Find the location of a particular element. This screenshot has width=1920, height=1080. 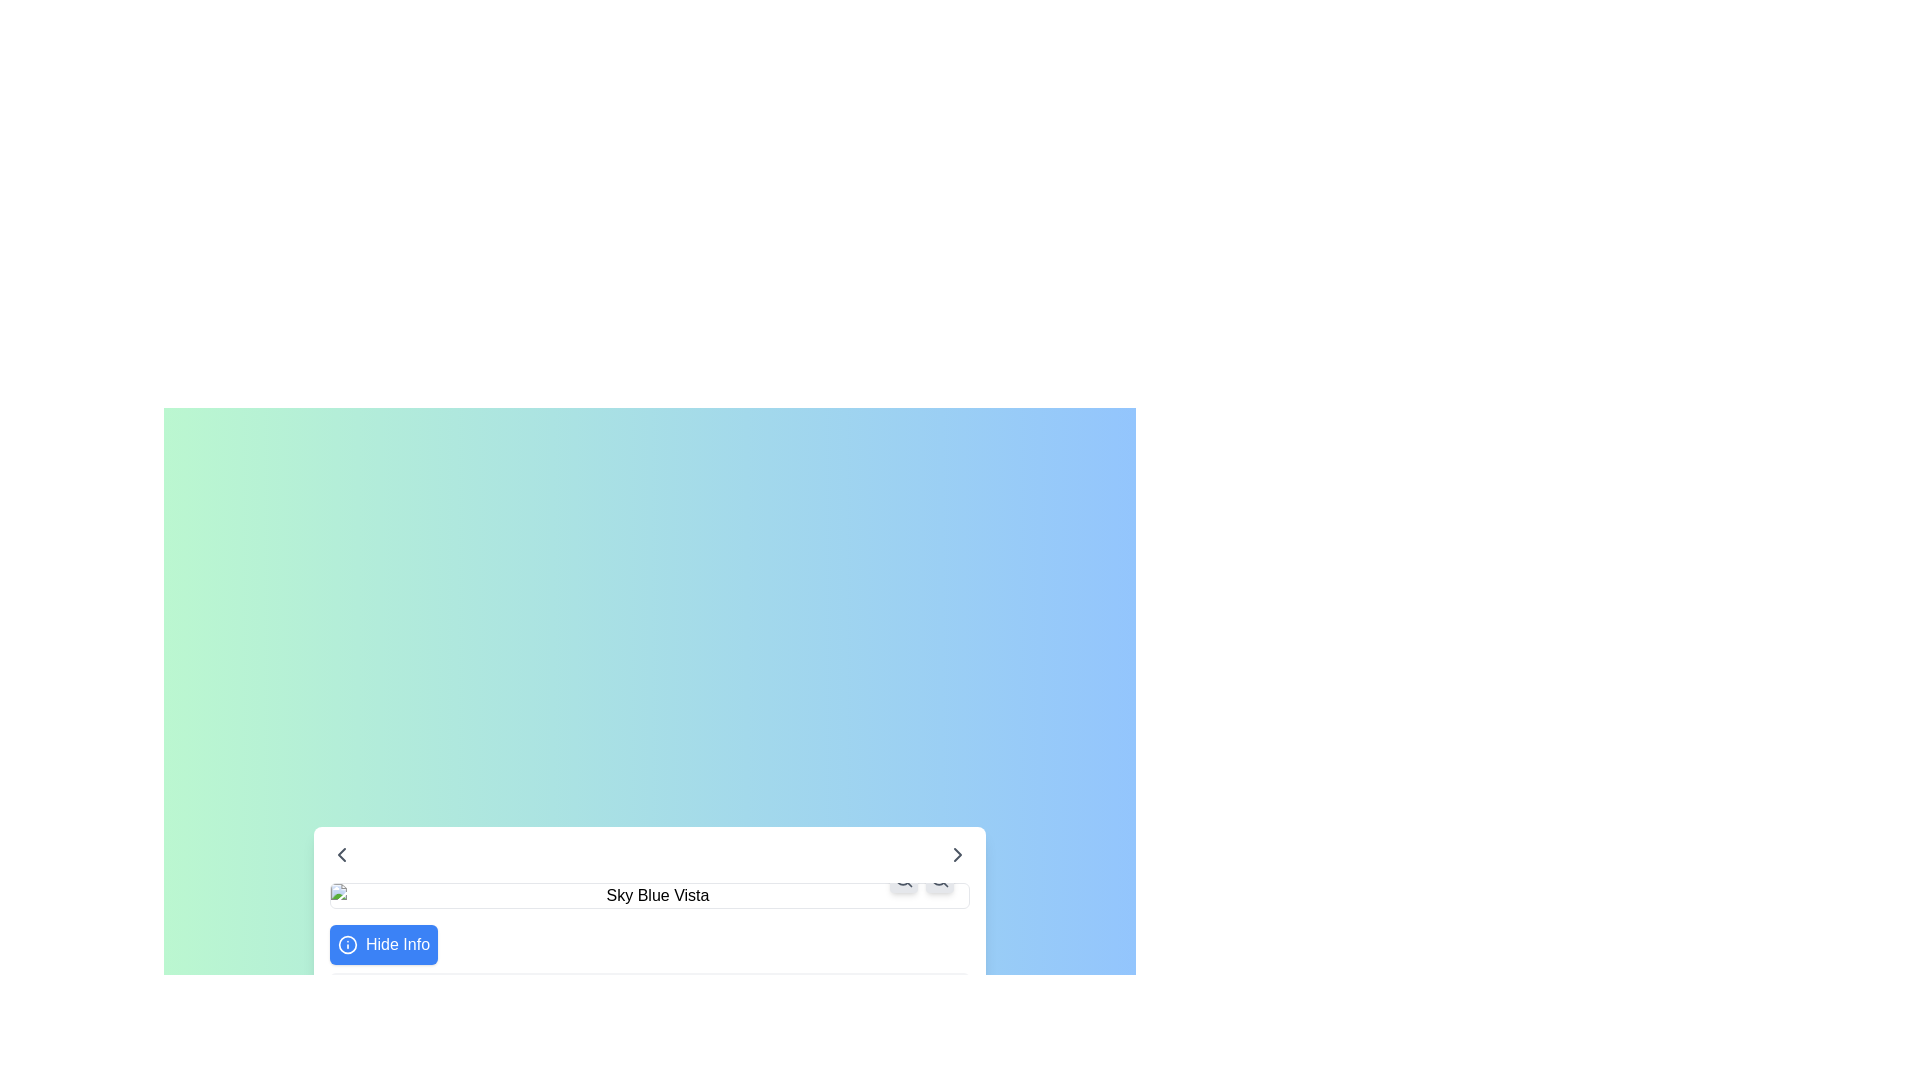

the Chevron Right icon located in the top-right corner of the interface is located at coordinates (957, 855).